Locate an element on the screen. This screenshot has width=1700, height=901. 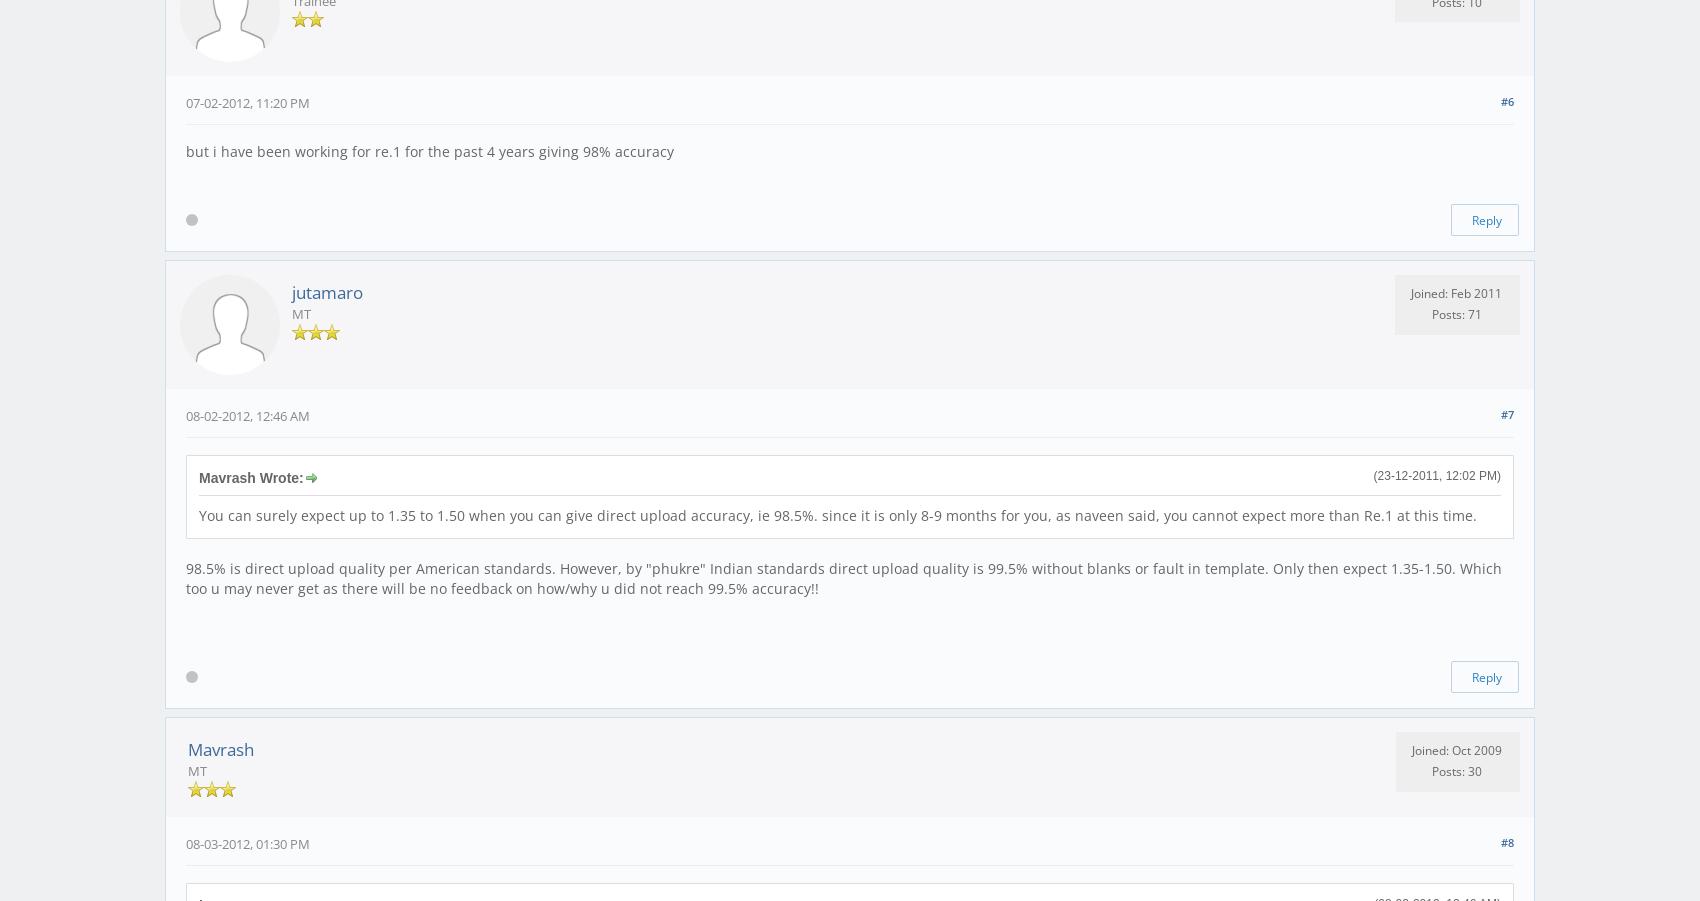
'08-03-2012, 01:30 PM' is located at coordinates (248, 842).